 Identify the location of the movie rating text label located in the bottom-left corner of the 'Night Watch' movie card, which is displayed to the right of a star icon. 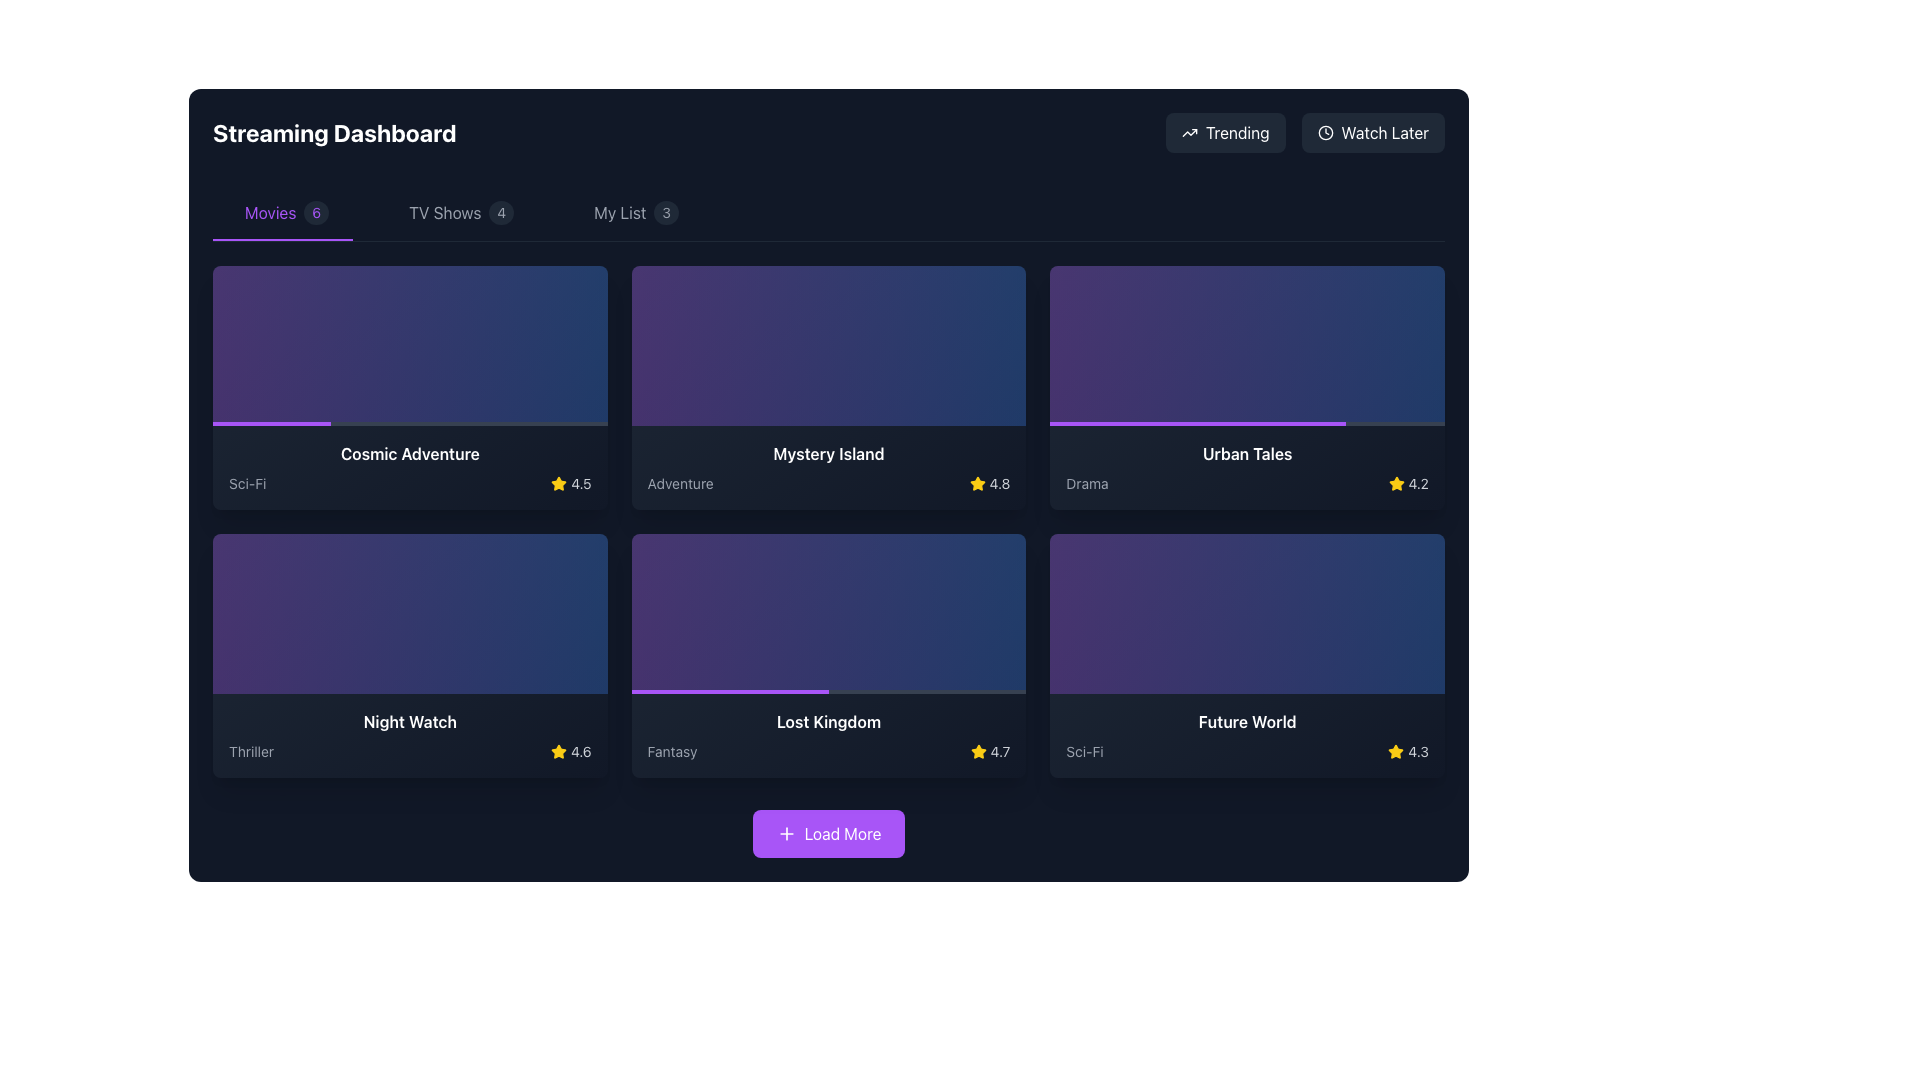
(580, 752).